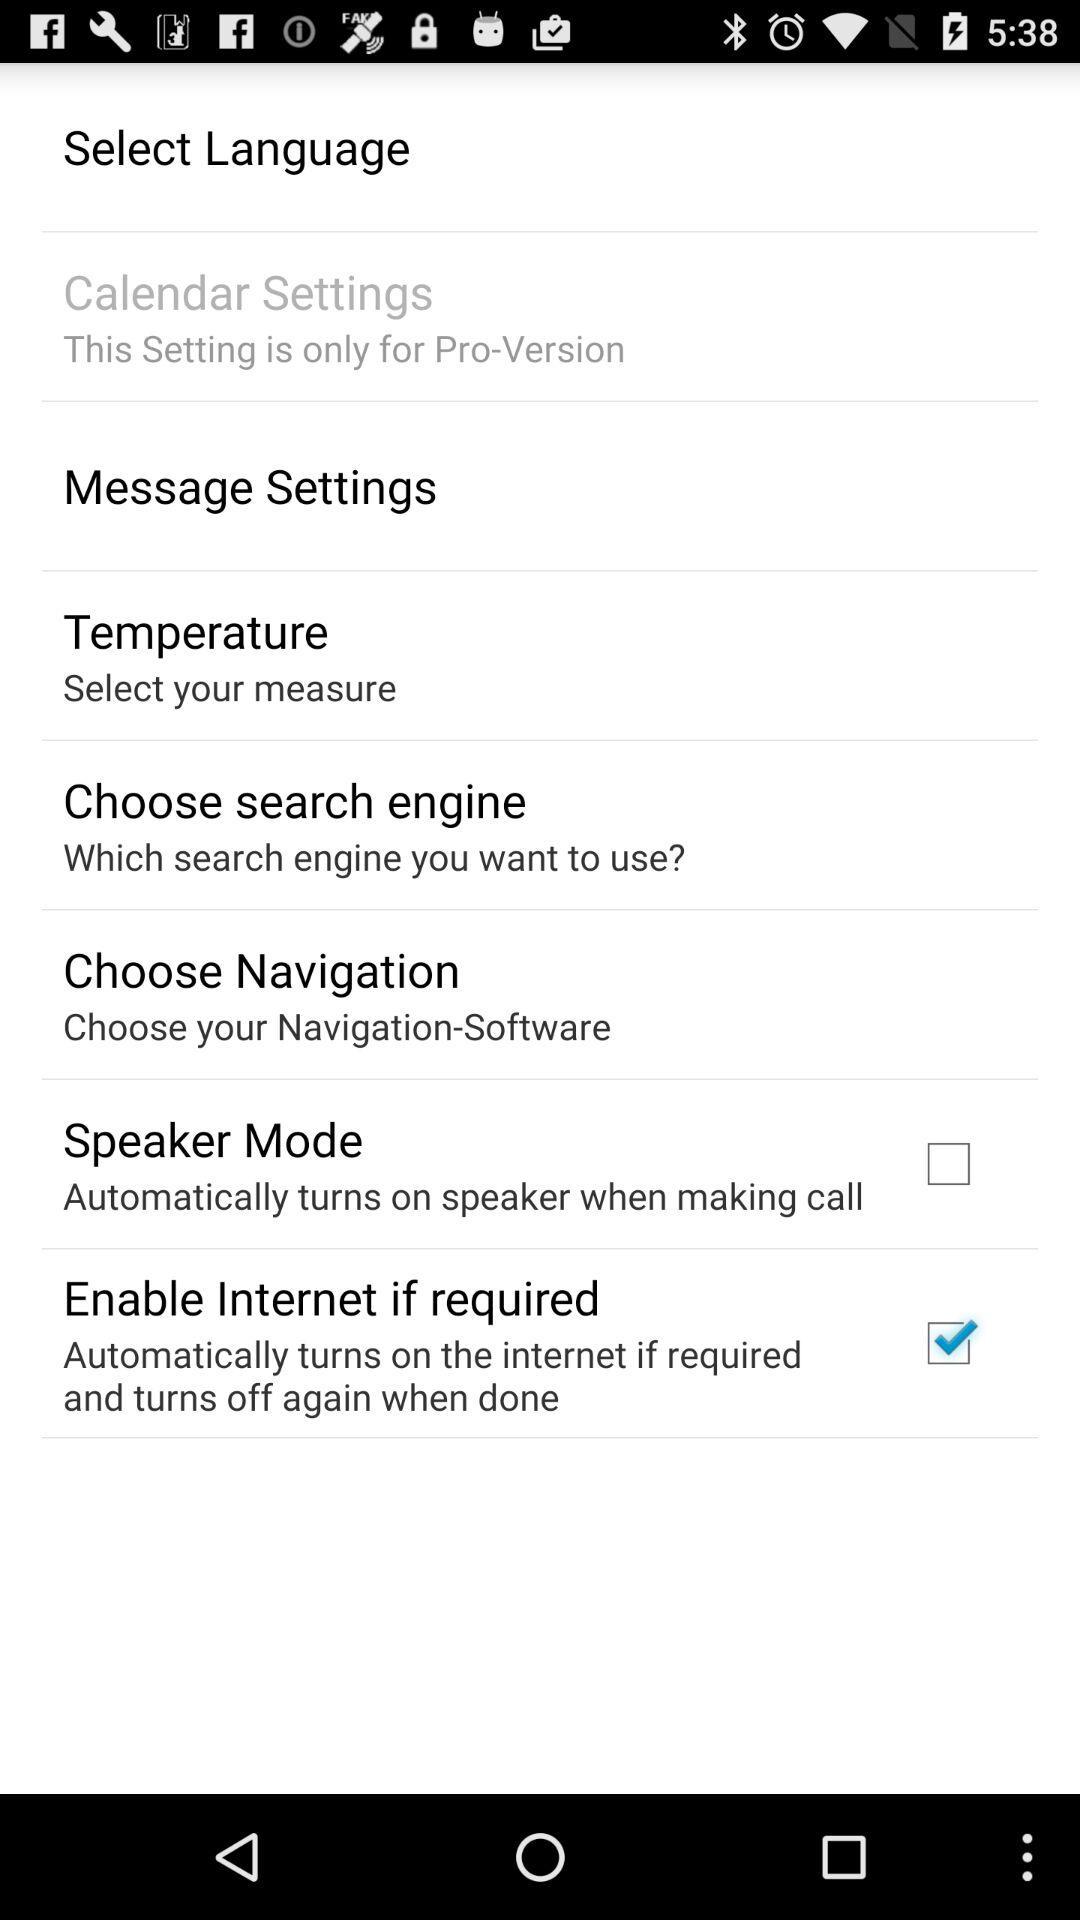  What do you see at coordinates (343, 347) in the screenshot?
I see `the app below calendar settings` at bounding box center [343, 347].